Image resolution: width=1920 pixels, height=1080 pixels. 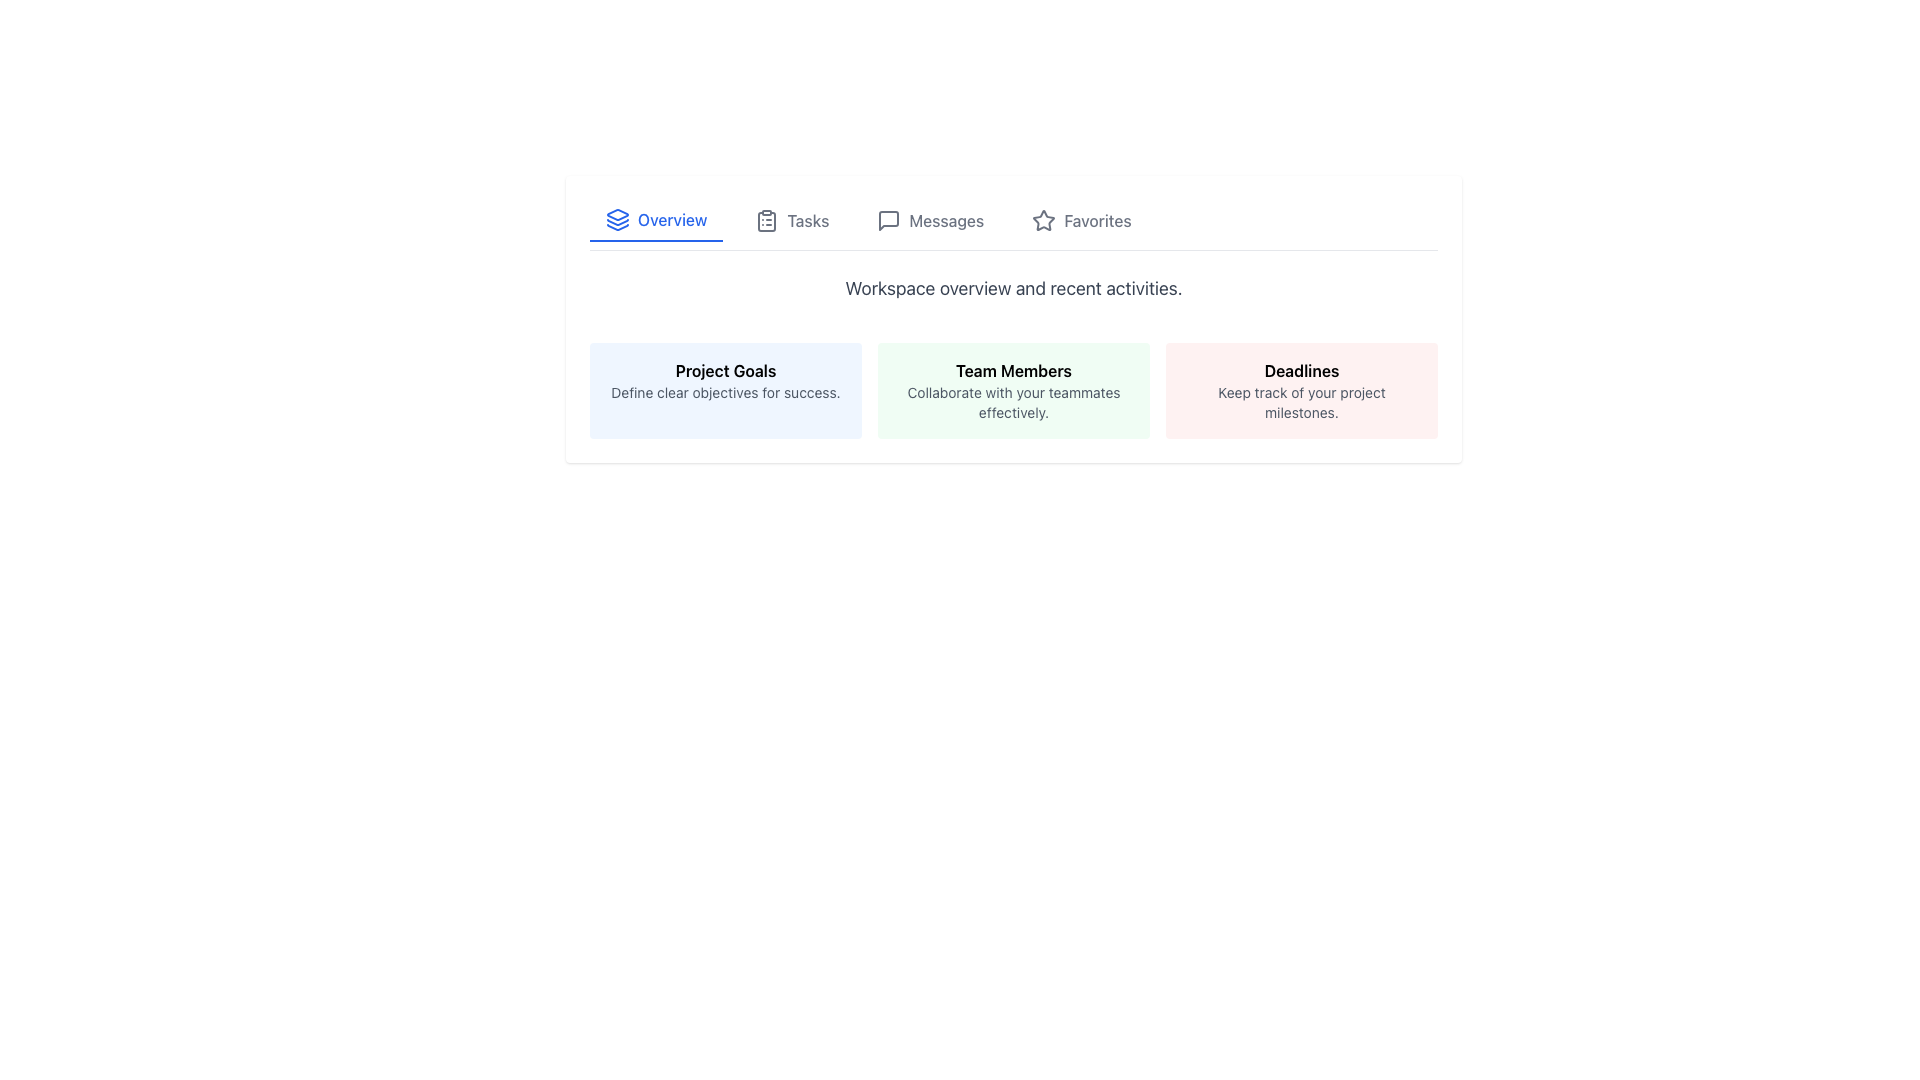 What do you see at coordinates (1013, 390) in the screenshot?
I see `information displayed on the Text display card that communicates about team members and emphasizes collaboration and teamwork, located centrally in a row of three cards` at bounding box center [1013, 390].